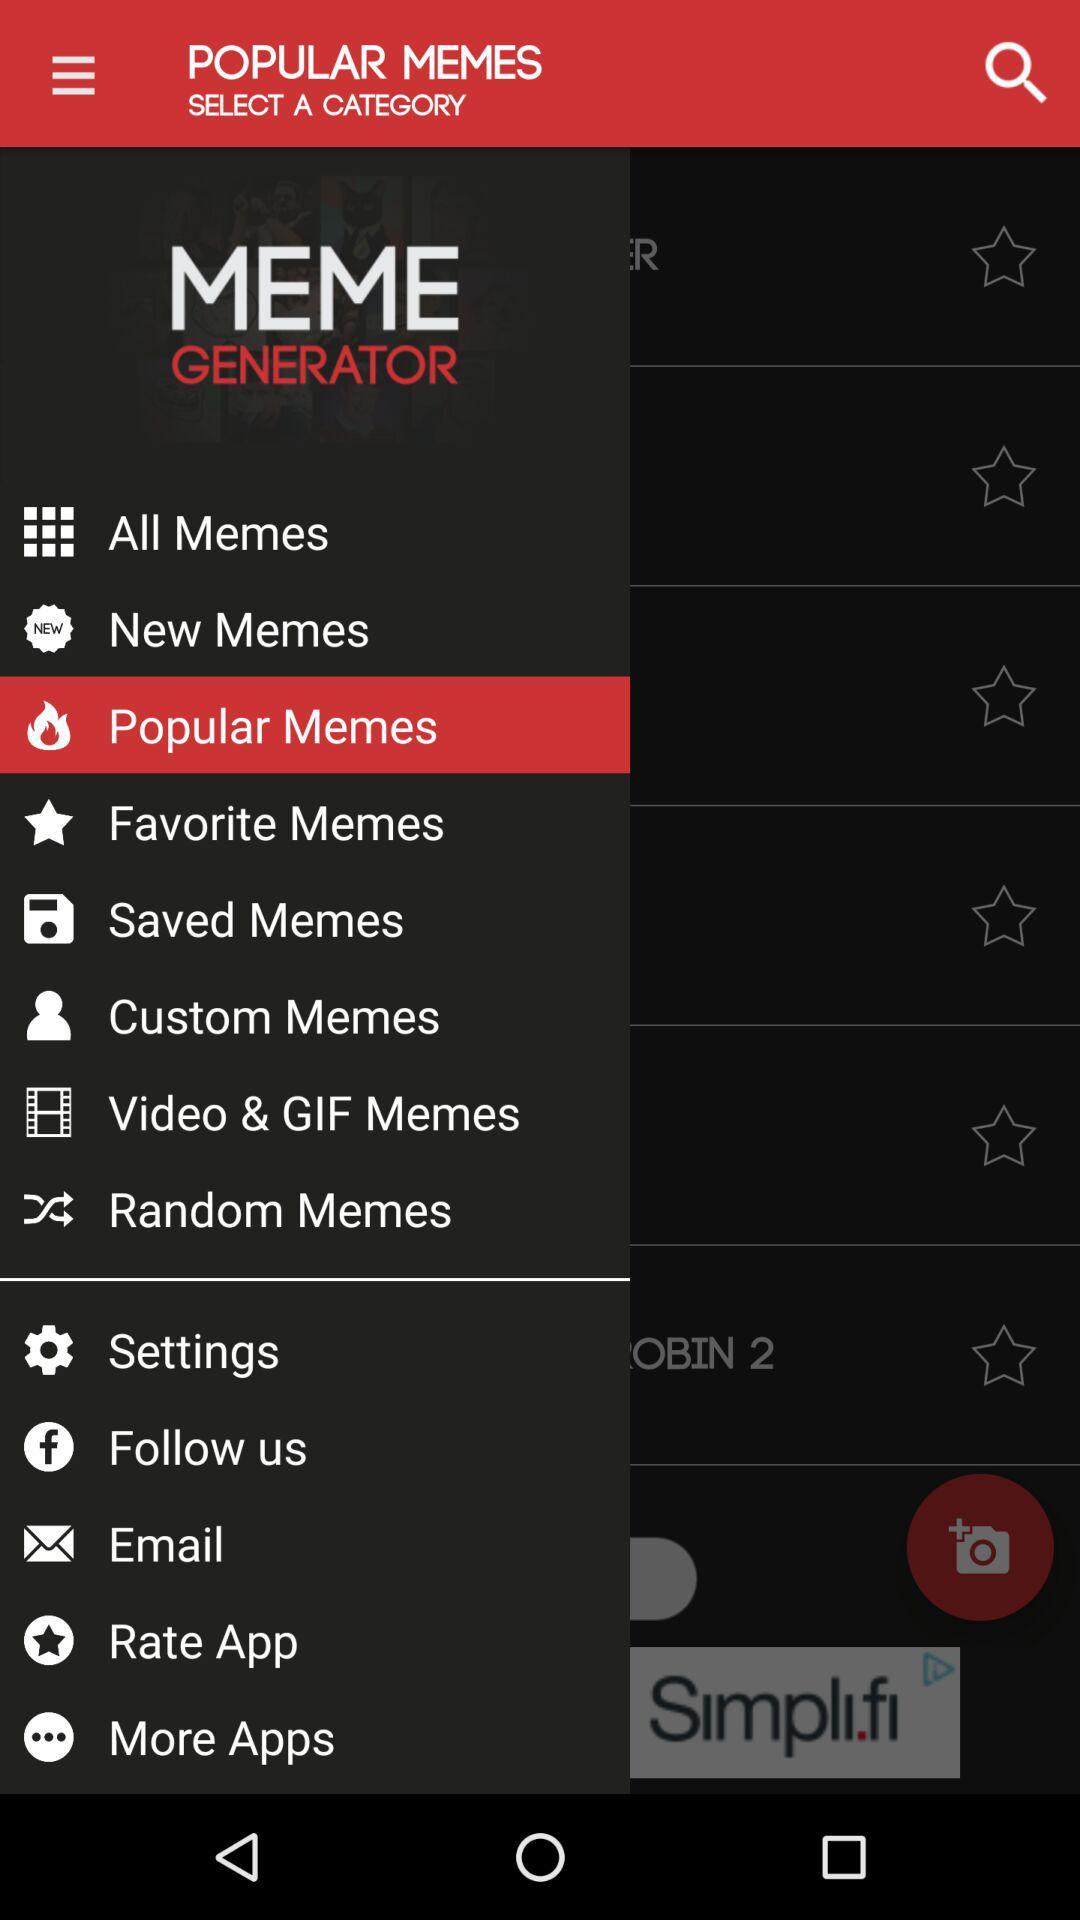 Image resolution: width=1080 pixels, height=1920 pixels. Describe the element at coordinates (979, 1546) in the screenshot. I see `the photo icon` at that location.